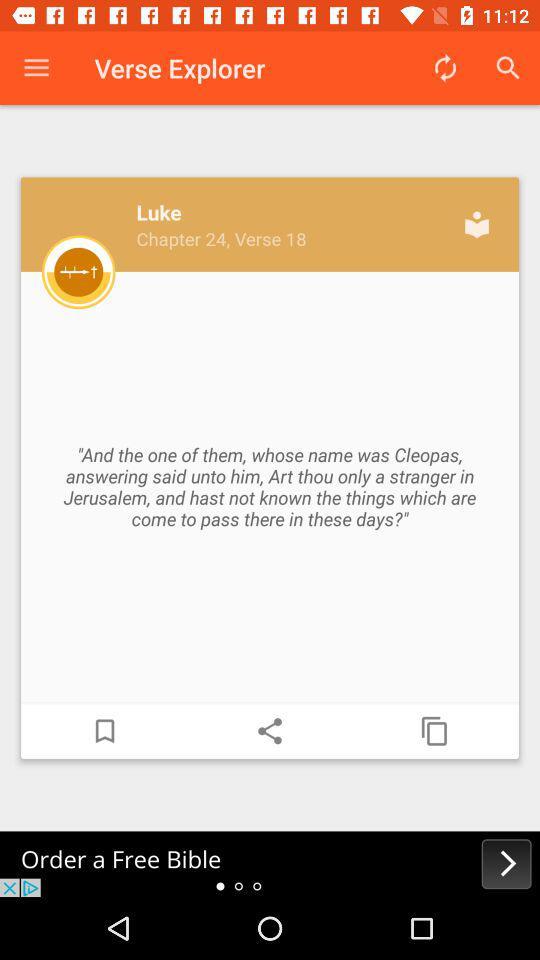  I want to click on copy, so click(434, 730).